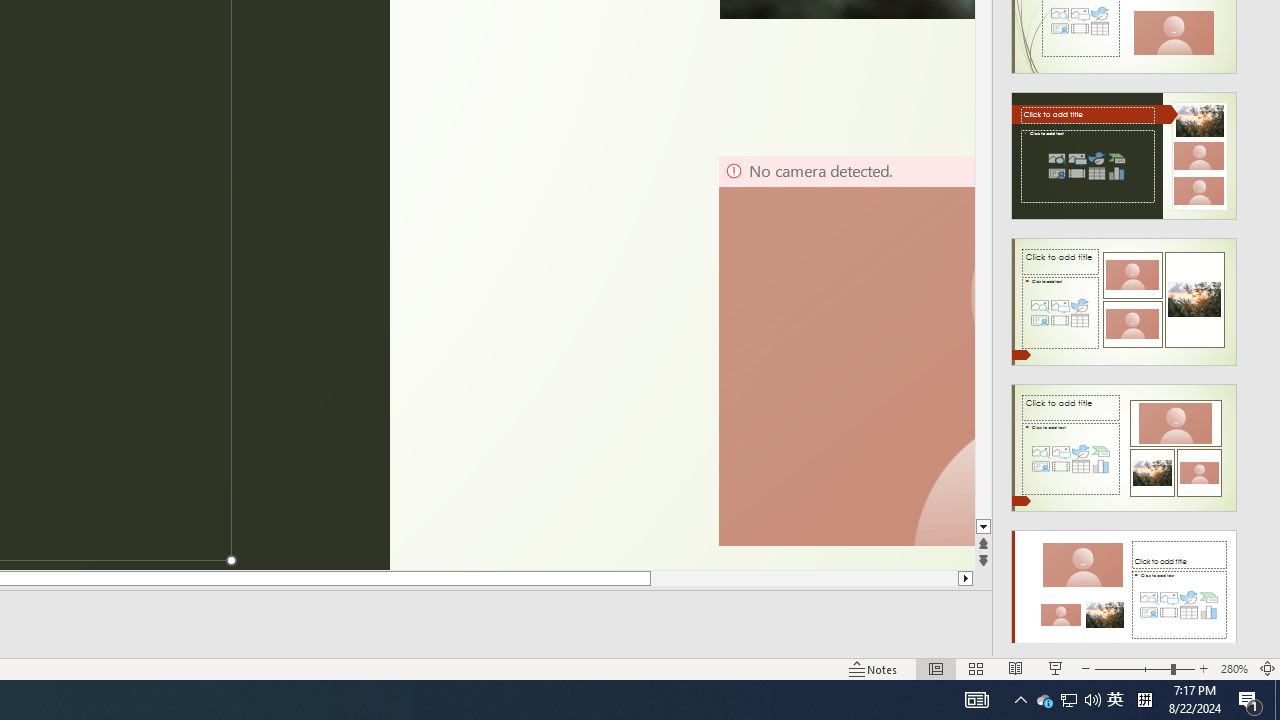  I want to click on 'Design Idea', so click(1124, 586).